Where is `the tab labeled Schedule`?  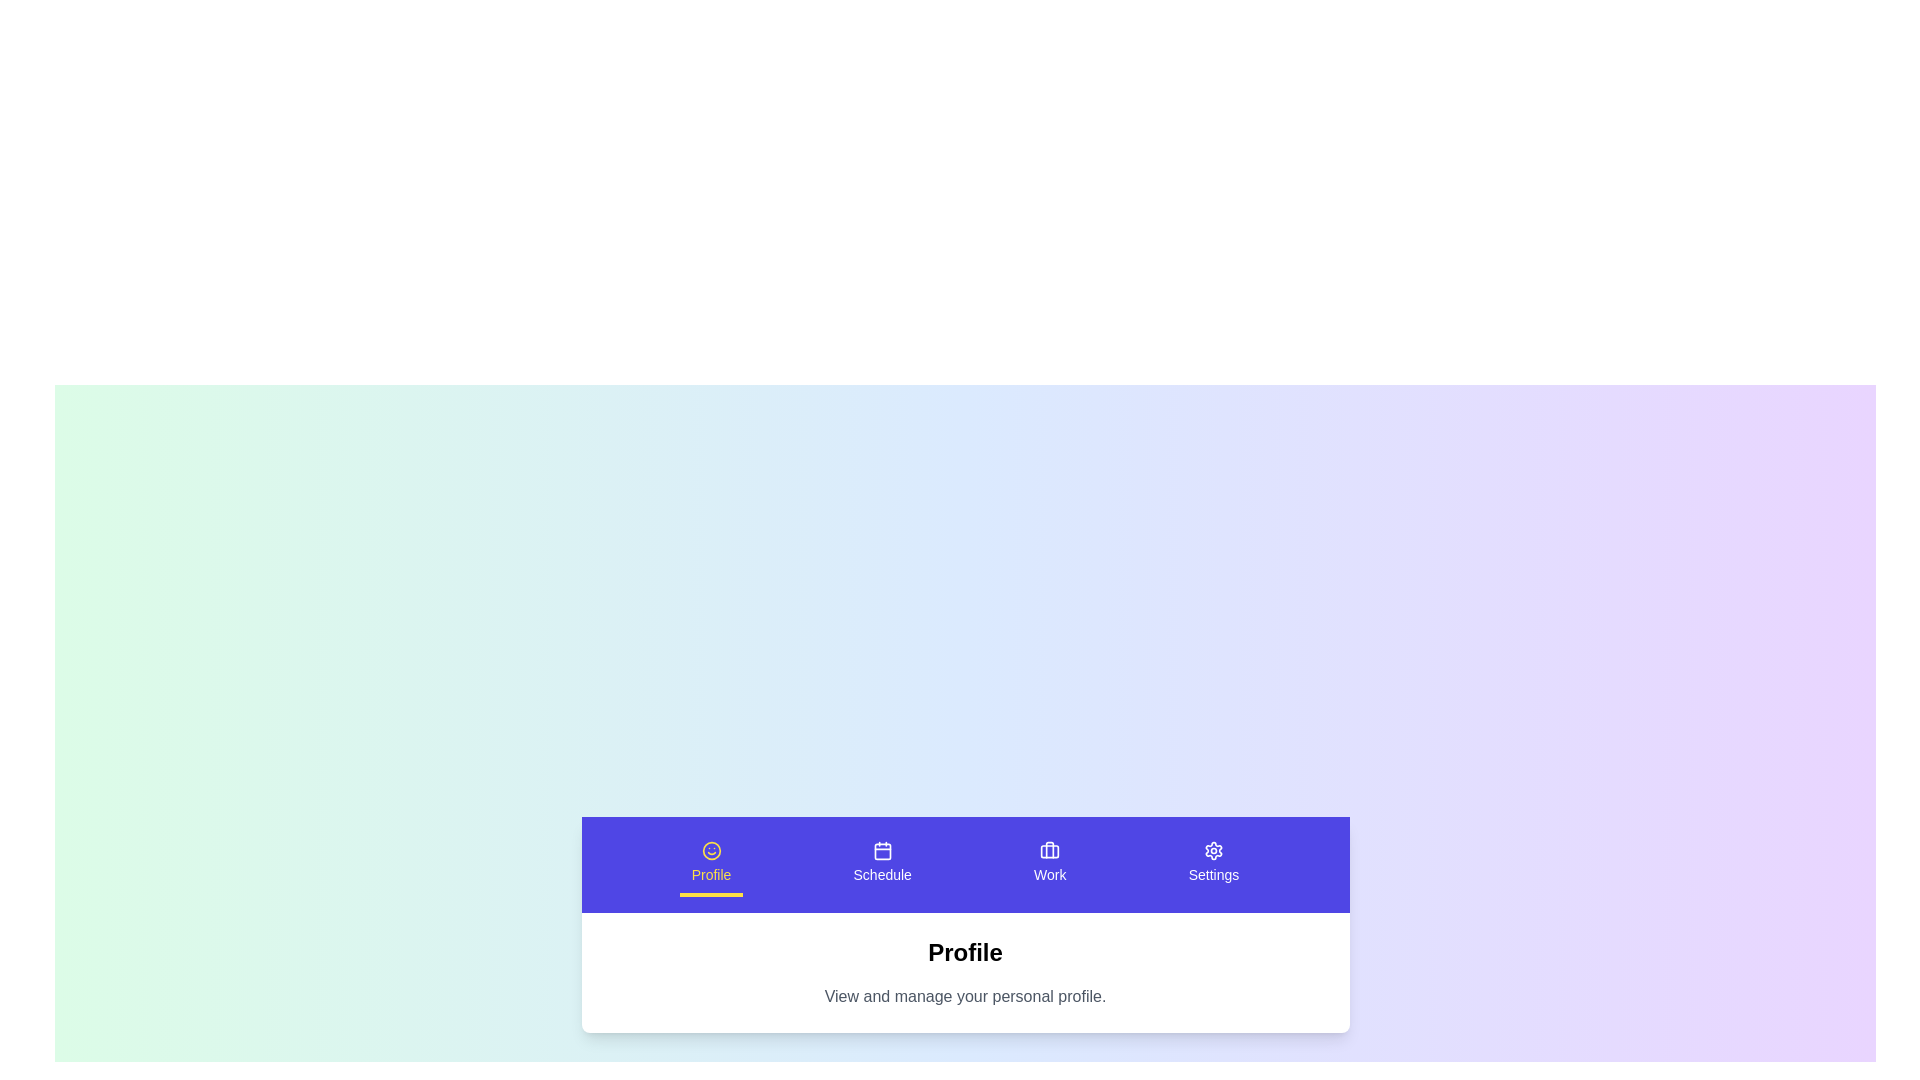 the tab labeled Schedule is located at coordinates (881, 863).